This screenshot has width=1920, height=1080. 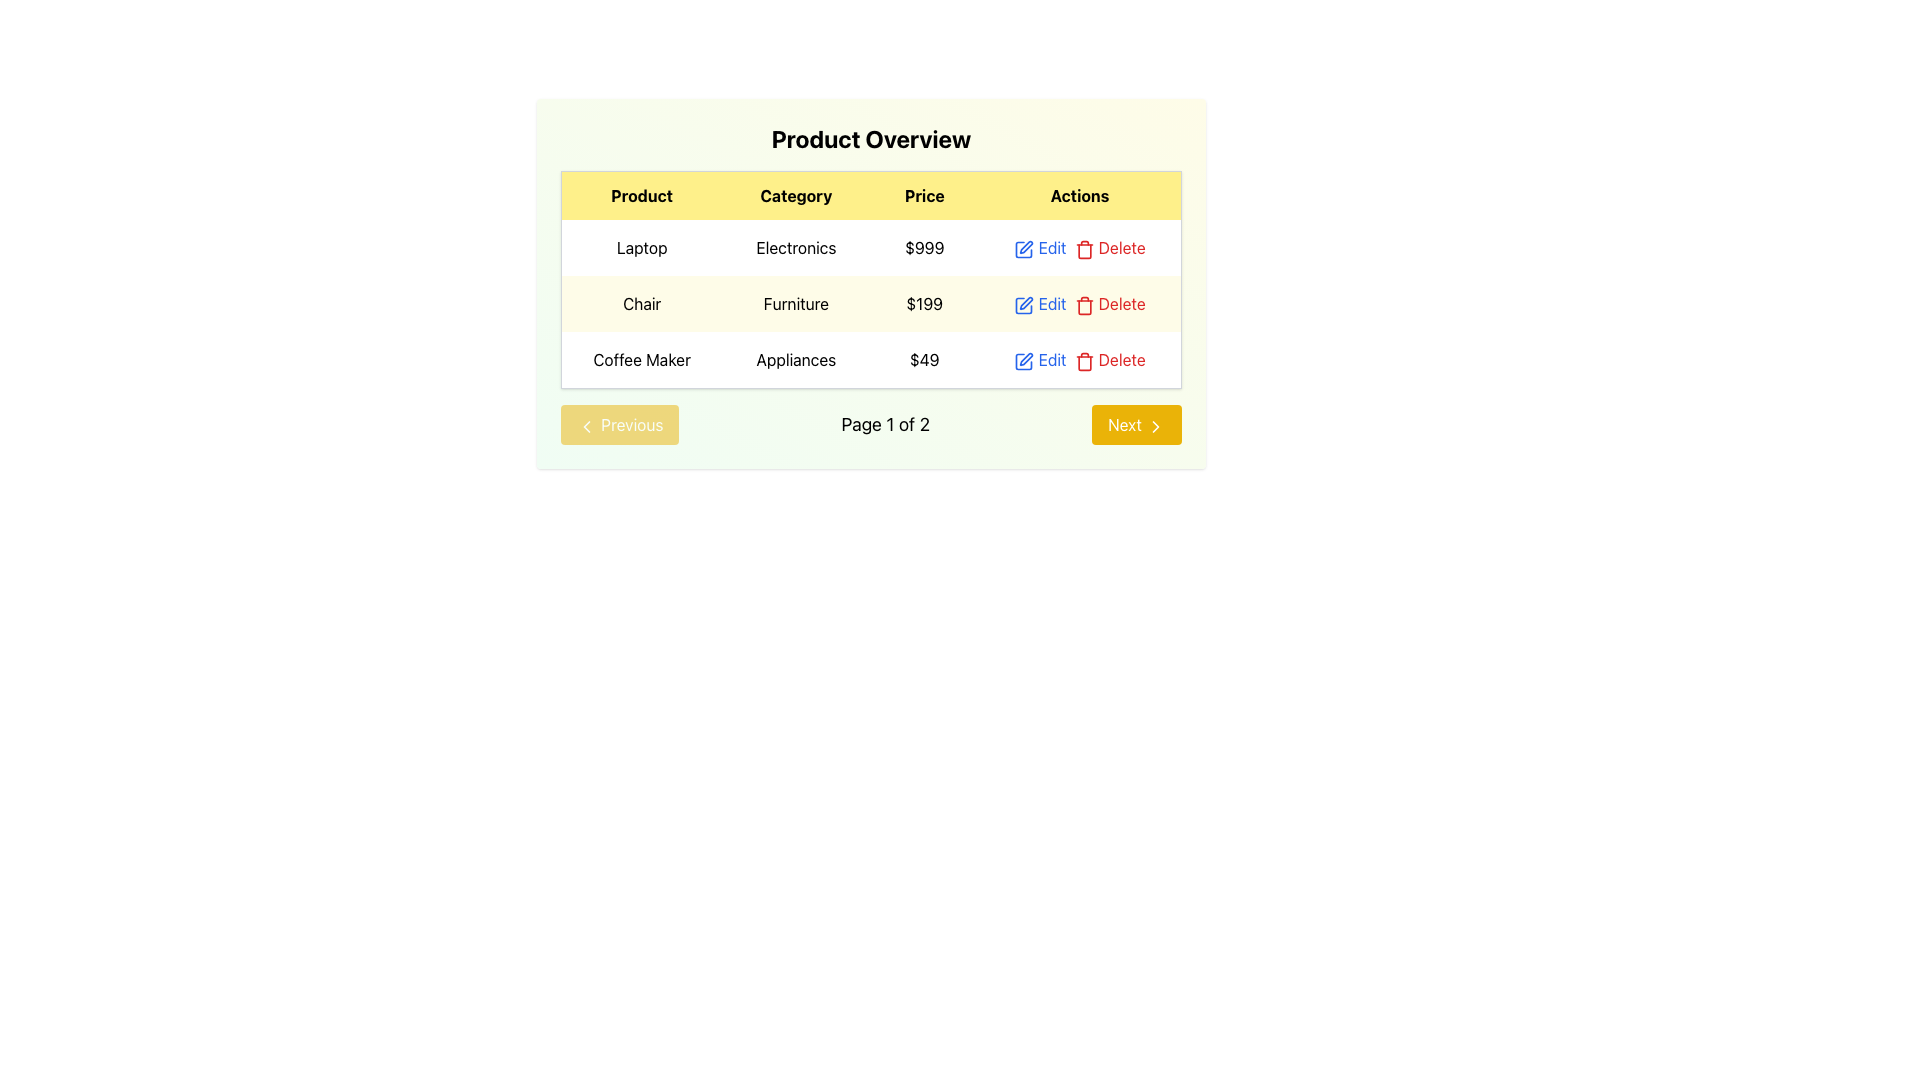 I want to click on the edit icon for the 'Laptop' entry in the 'Actions' column of the table in the 'Product Overview' interface, so click(x=1027, y=246).